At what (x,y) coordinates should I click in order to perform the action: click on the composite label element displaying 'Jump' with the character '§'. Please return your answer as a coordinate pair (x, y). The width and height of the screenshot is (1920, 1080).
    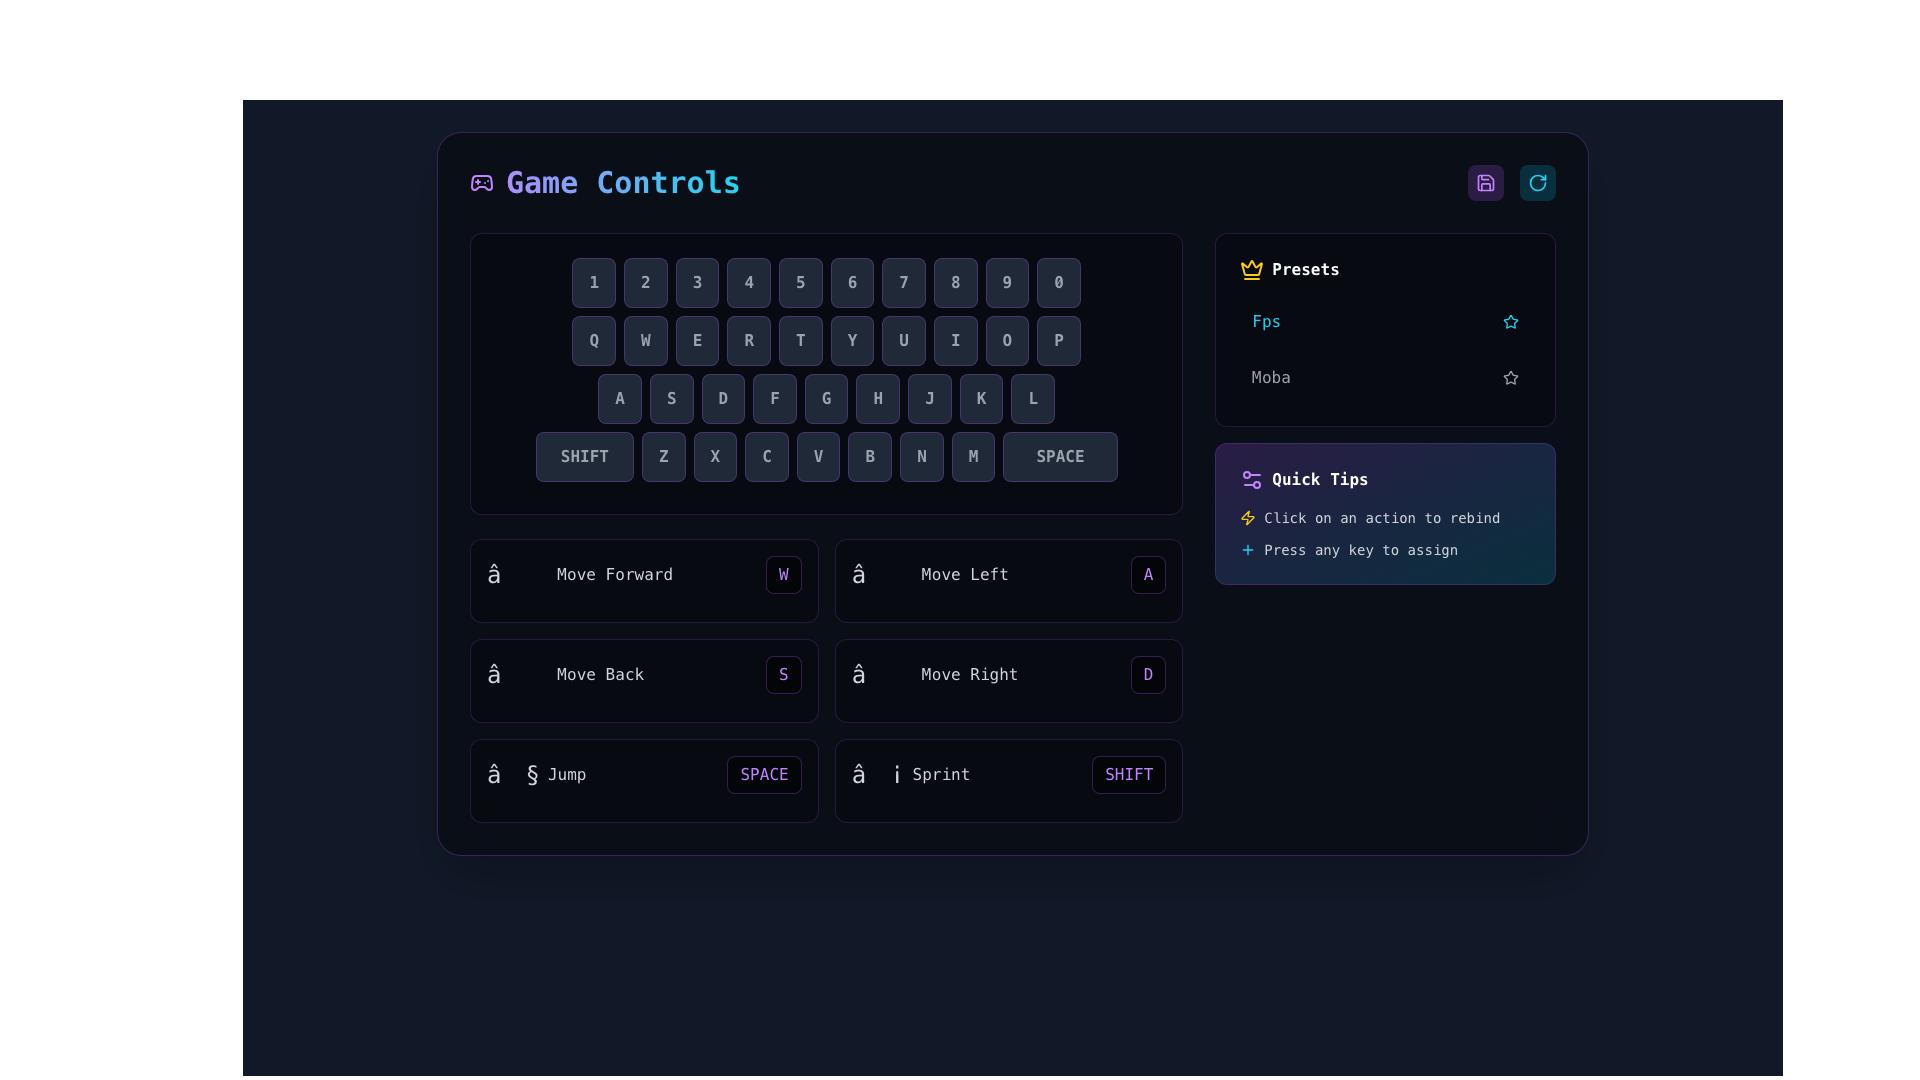
    Looking at the image, I should click on (536, 774).